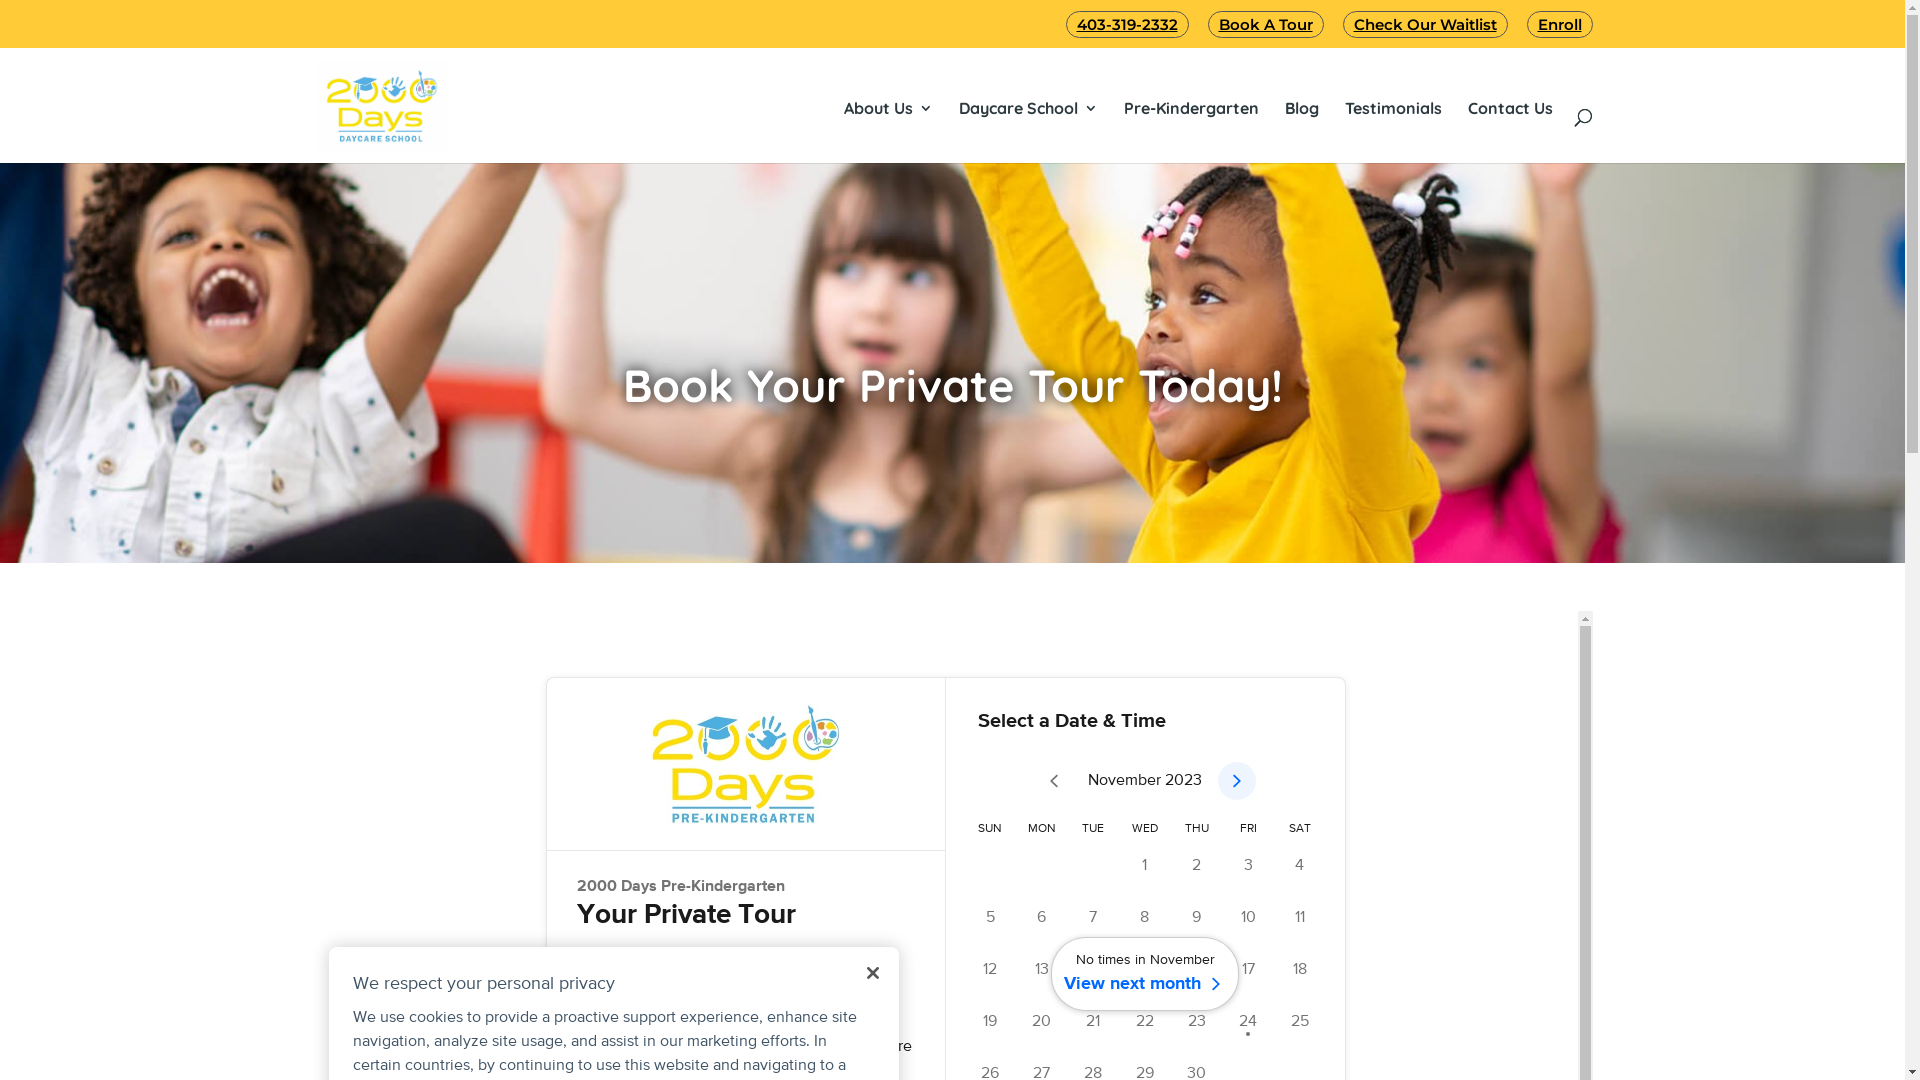 The width and height of the screenshot is (1920, 1080). Describe the element at coordinates (1207, 24) in the screenshot. I see `'Book A Tour'` at that location.